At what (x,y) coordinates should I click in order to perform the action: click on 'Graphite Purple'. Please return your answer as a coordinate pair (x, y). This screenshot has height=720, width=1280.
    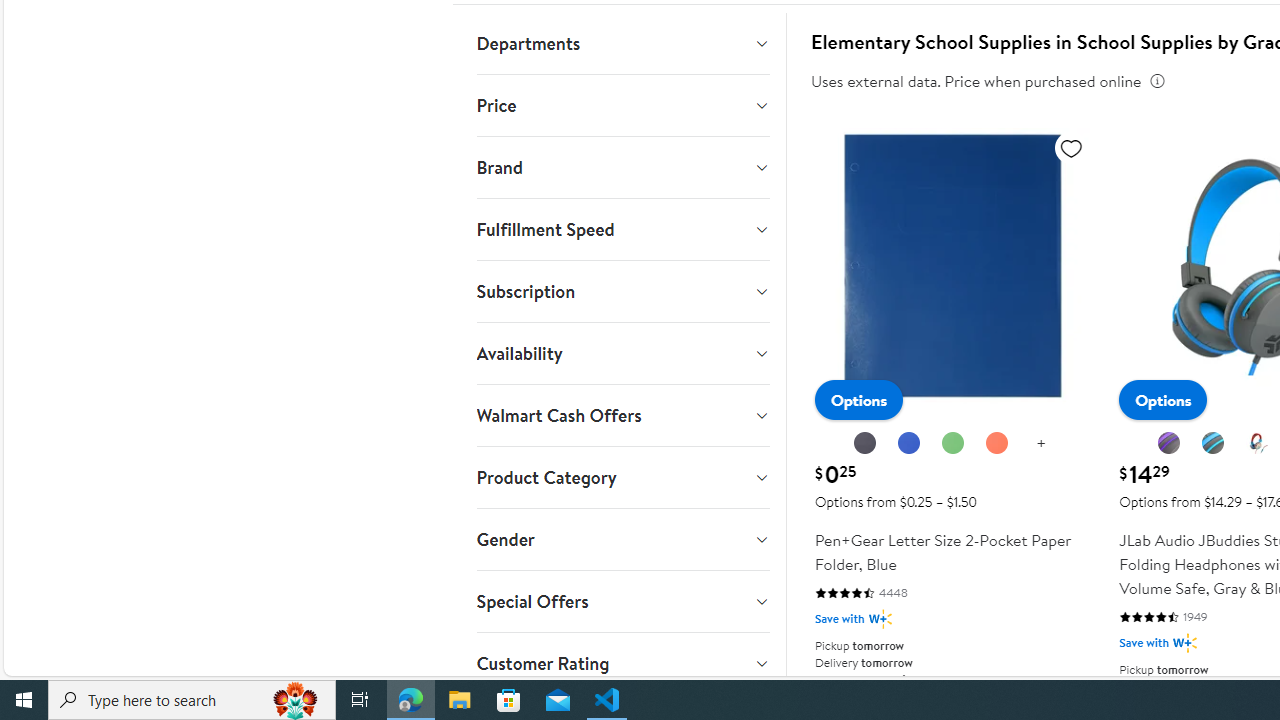
    Looking at the image, I should click on (1169, 442).